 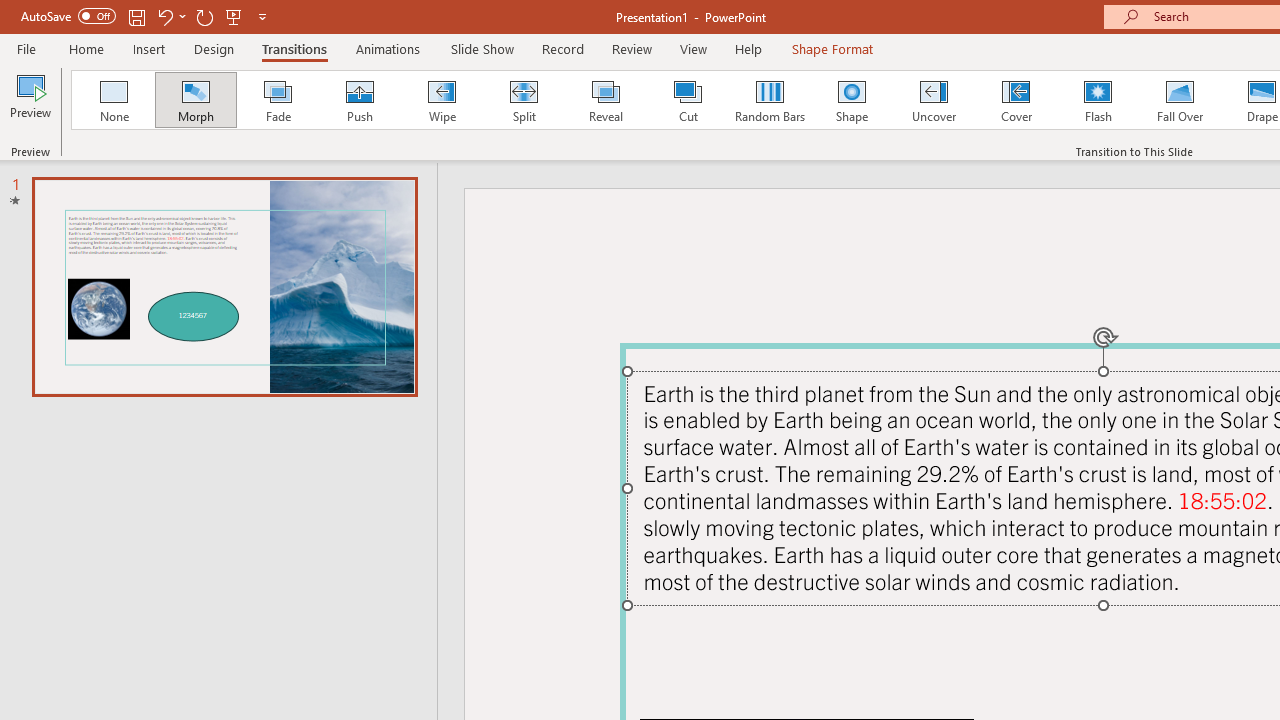 What do you see at coordinates (195, 100) in the screenshot?
I see `'Morph'` at bounding box center [195, 100].